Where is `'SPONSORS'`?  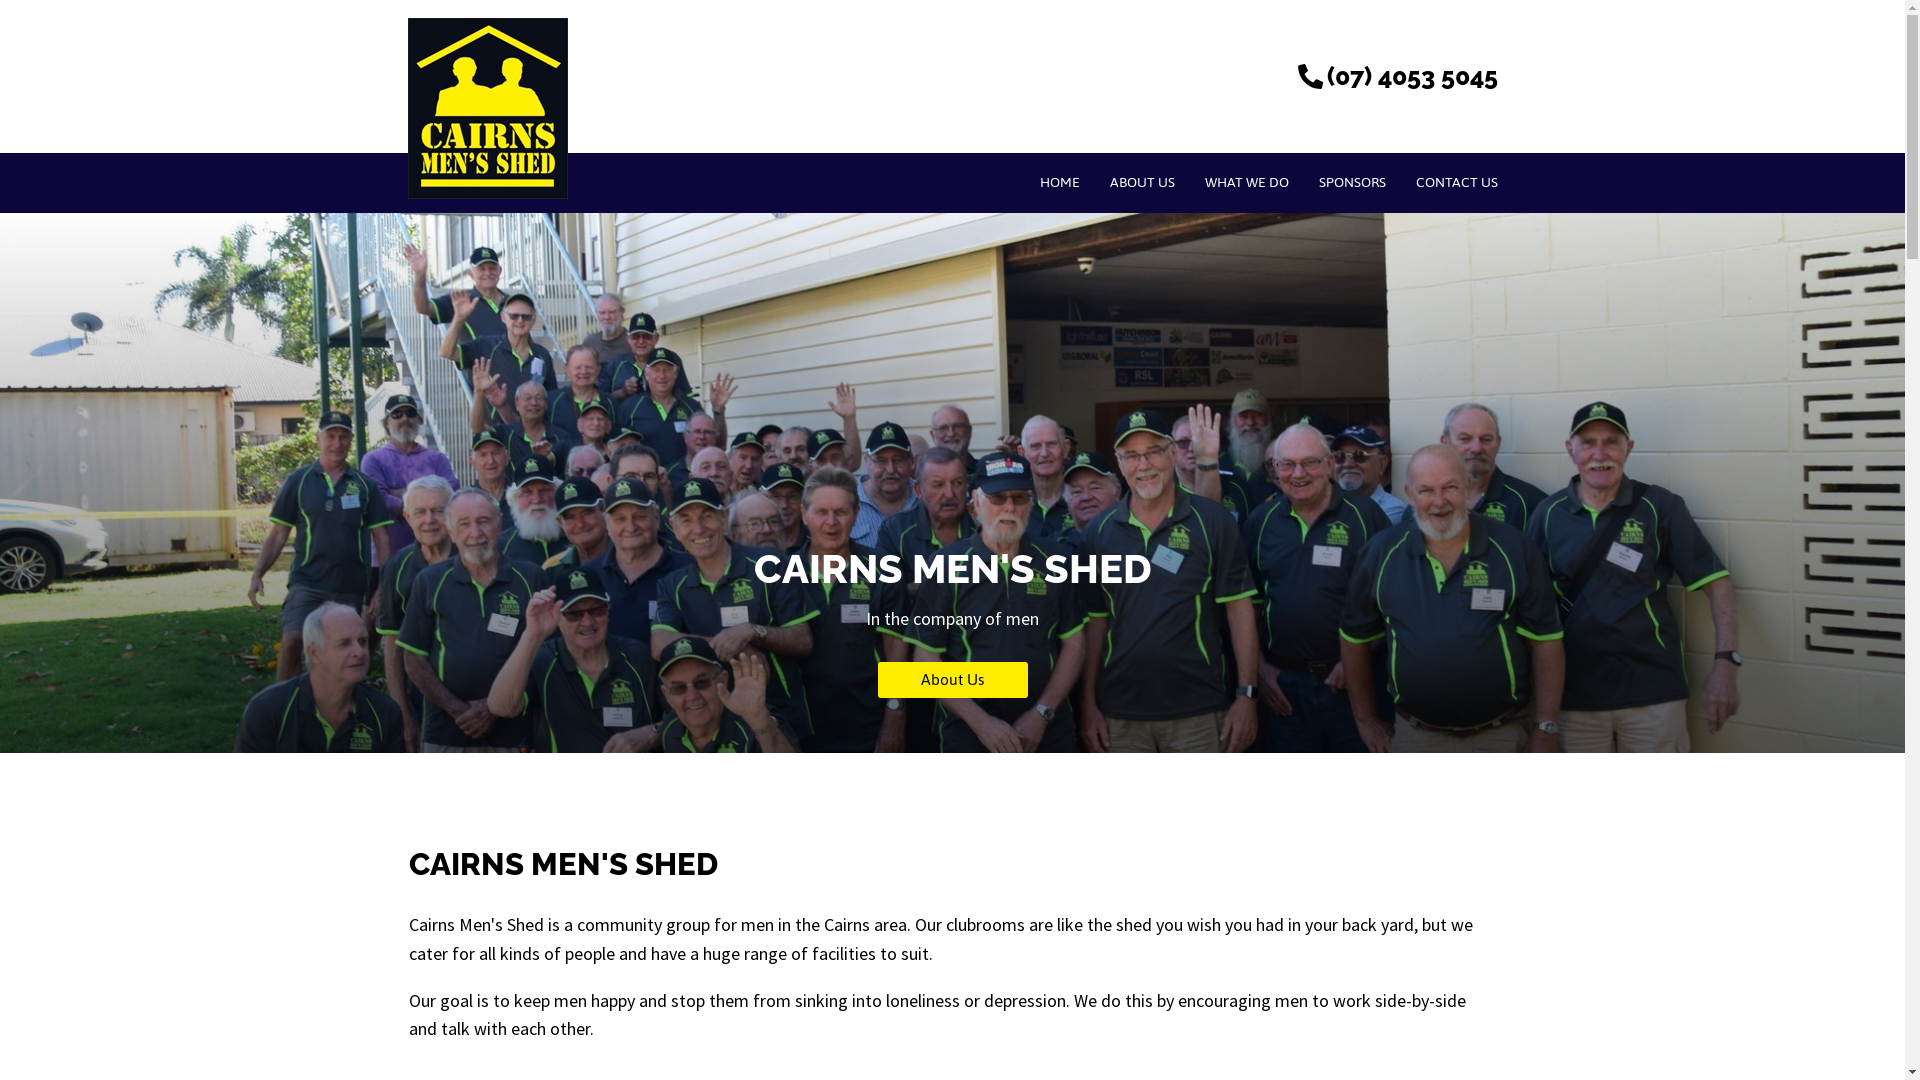 'SPONSORS' is located at coordinates (1352, 182).